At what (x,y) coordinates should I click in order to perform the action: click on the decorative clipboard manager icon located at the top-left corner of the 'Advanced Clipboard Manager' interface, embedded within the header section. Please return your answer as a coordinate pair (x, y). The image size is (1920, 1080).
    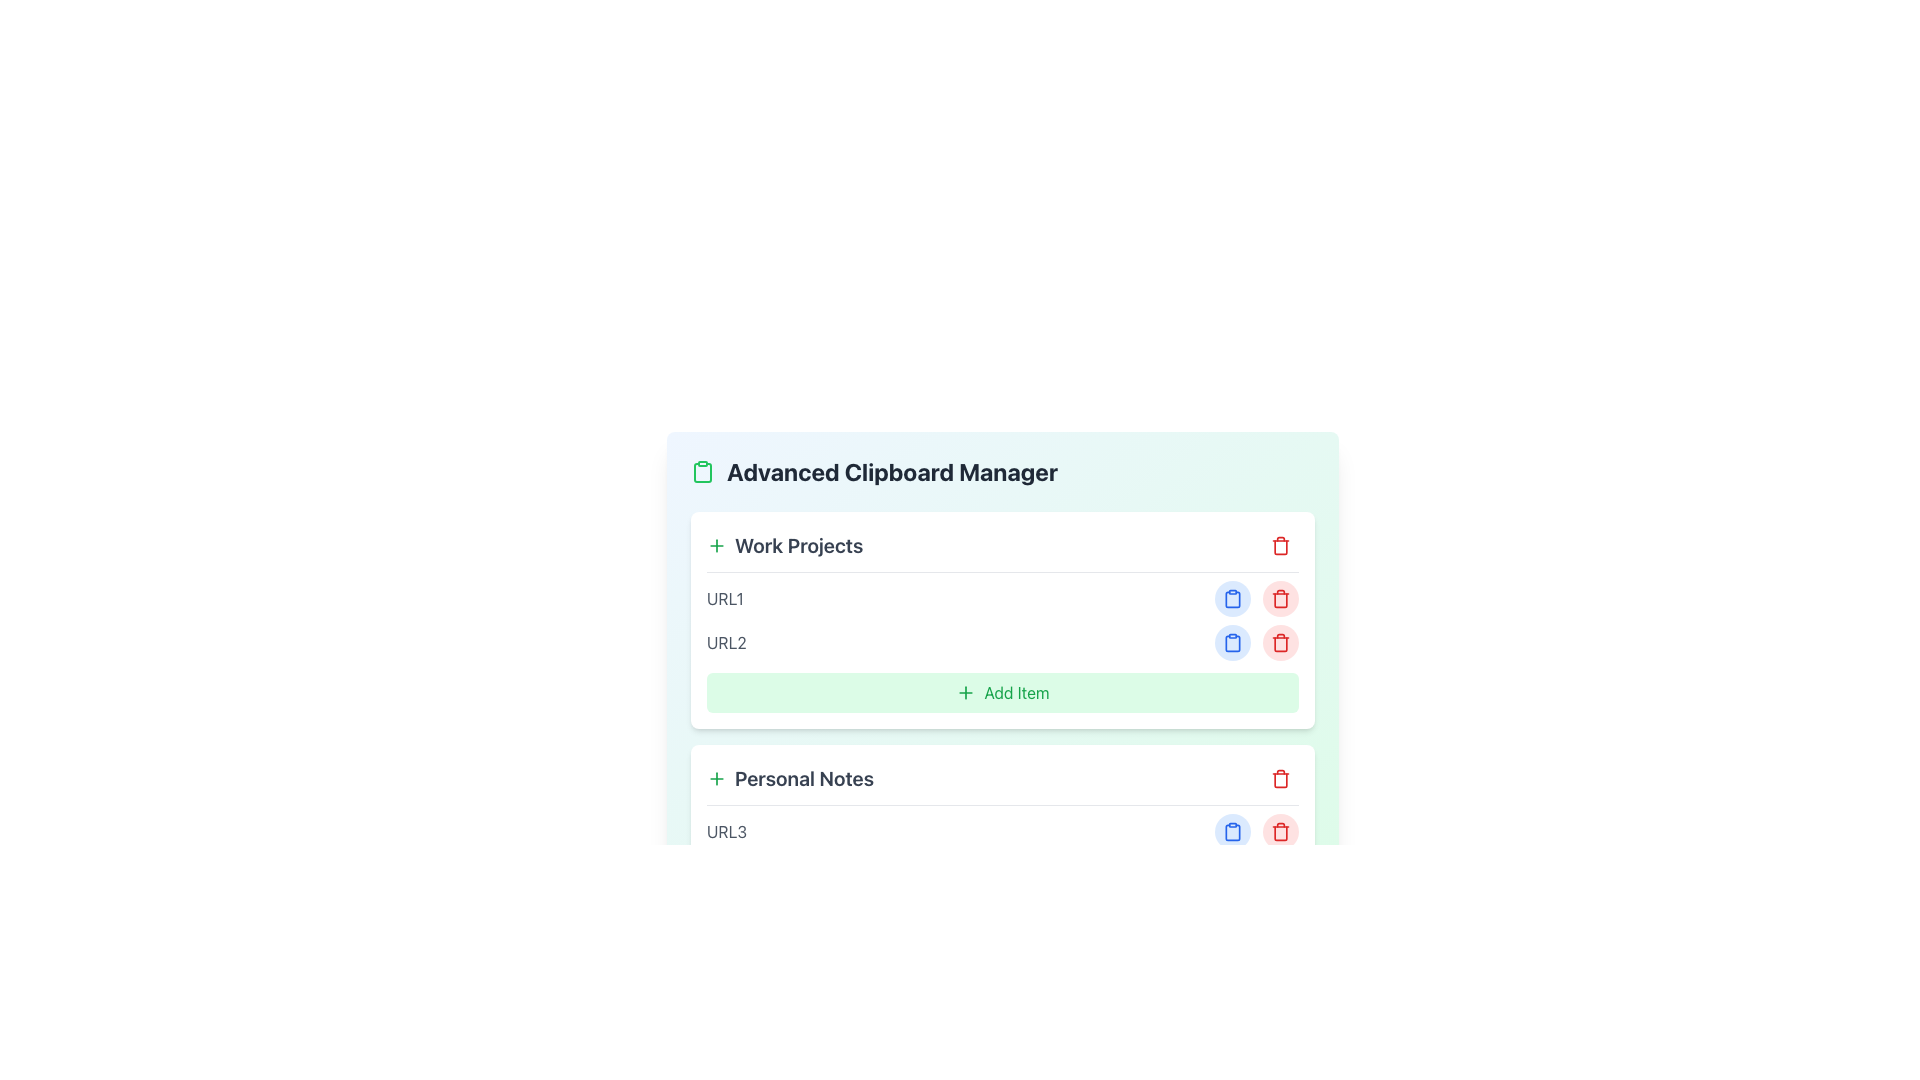
    Looking at the image, I should click on (702, 473).